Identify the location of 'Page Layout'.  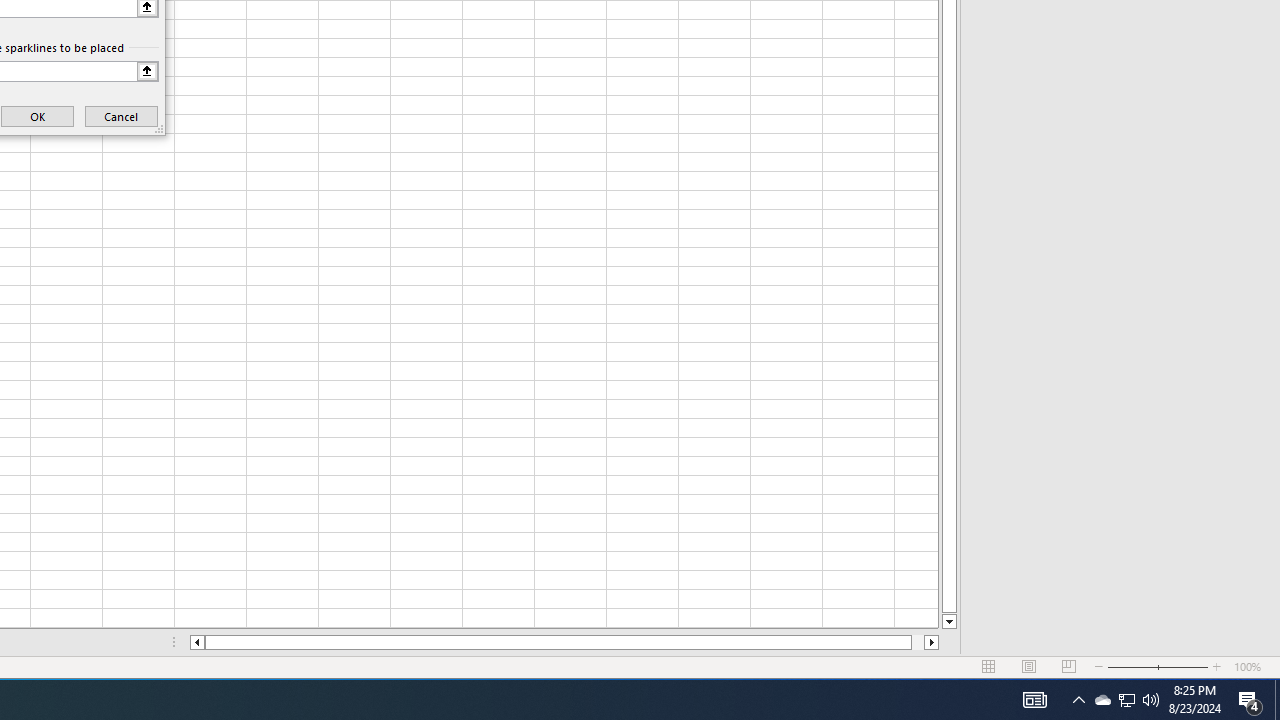
(1029, 667).